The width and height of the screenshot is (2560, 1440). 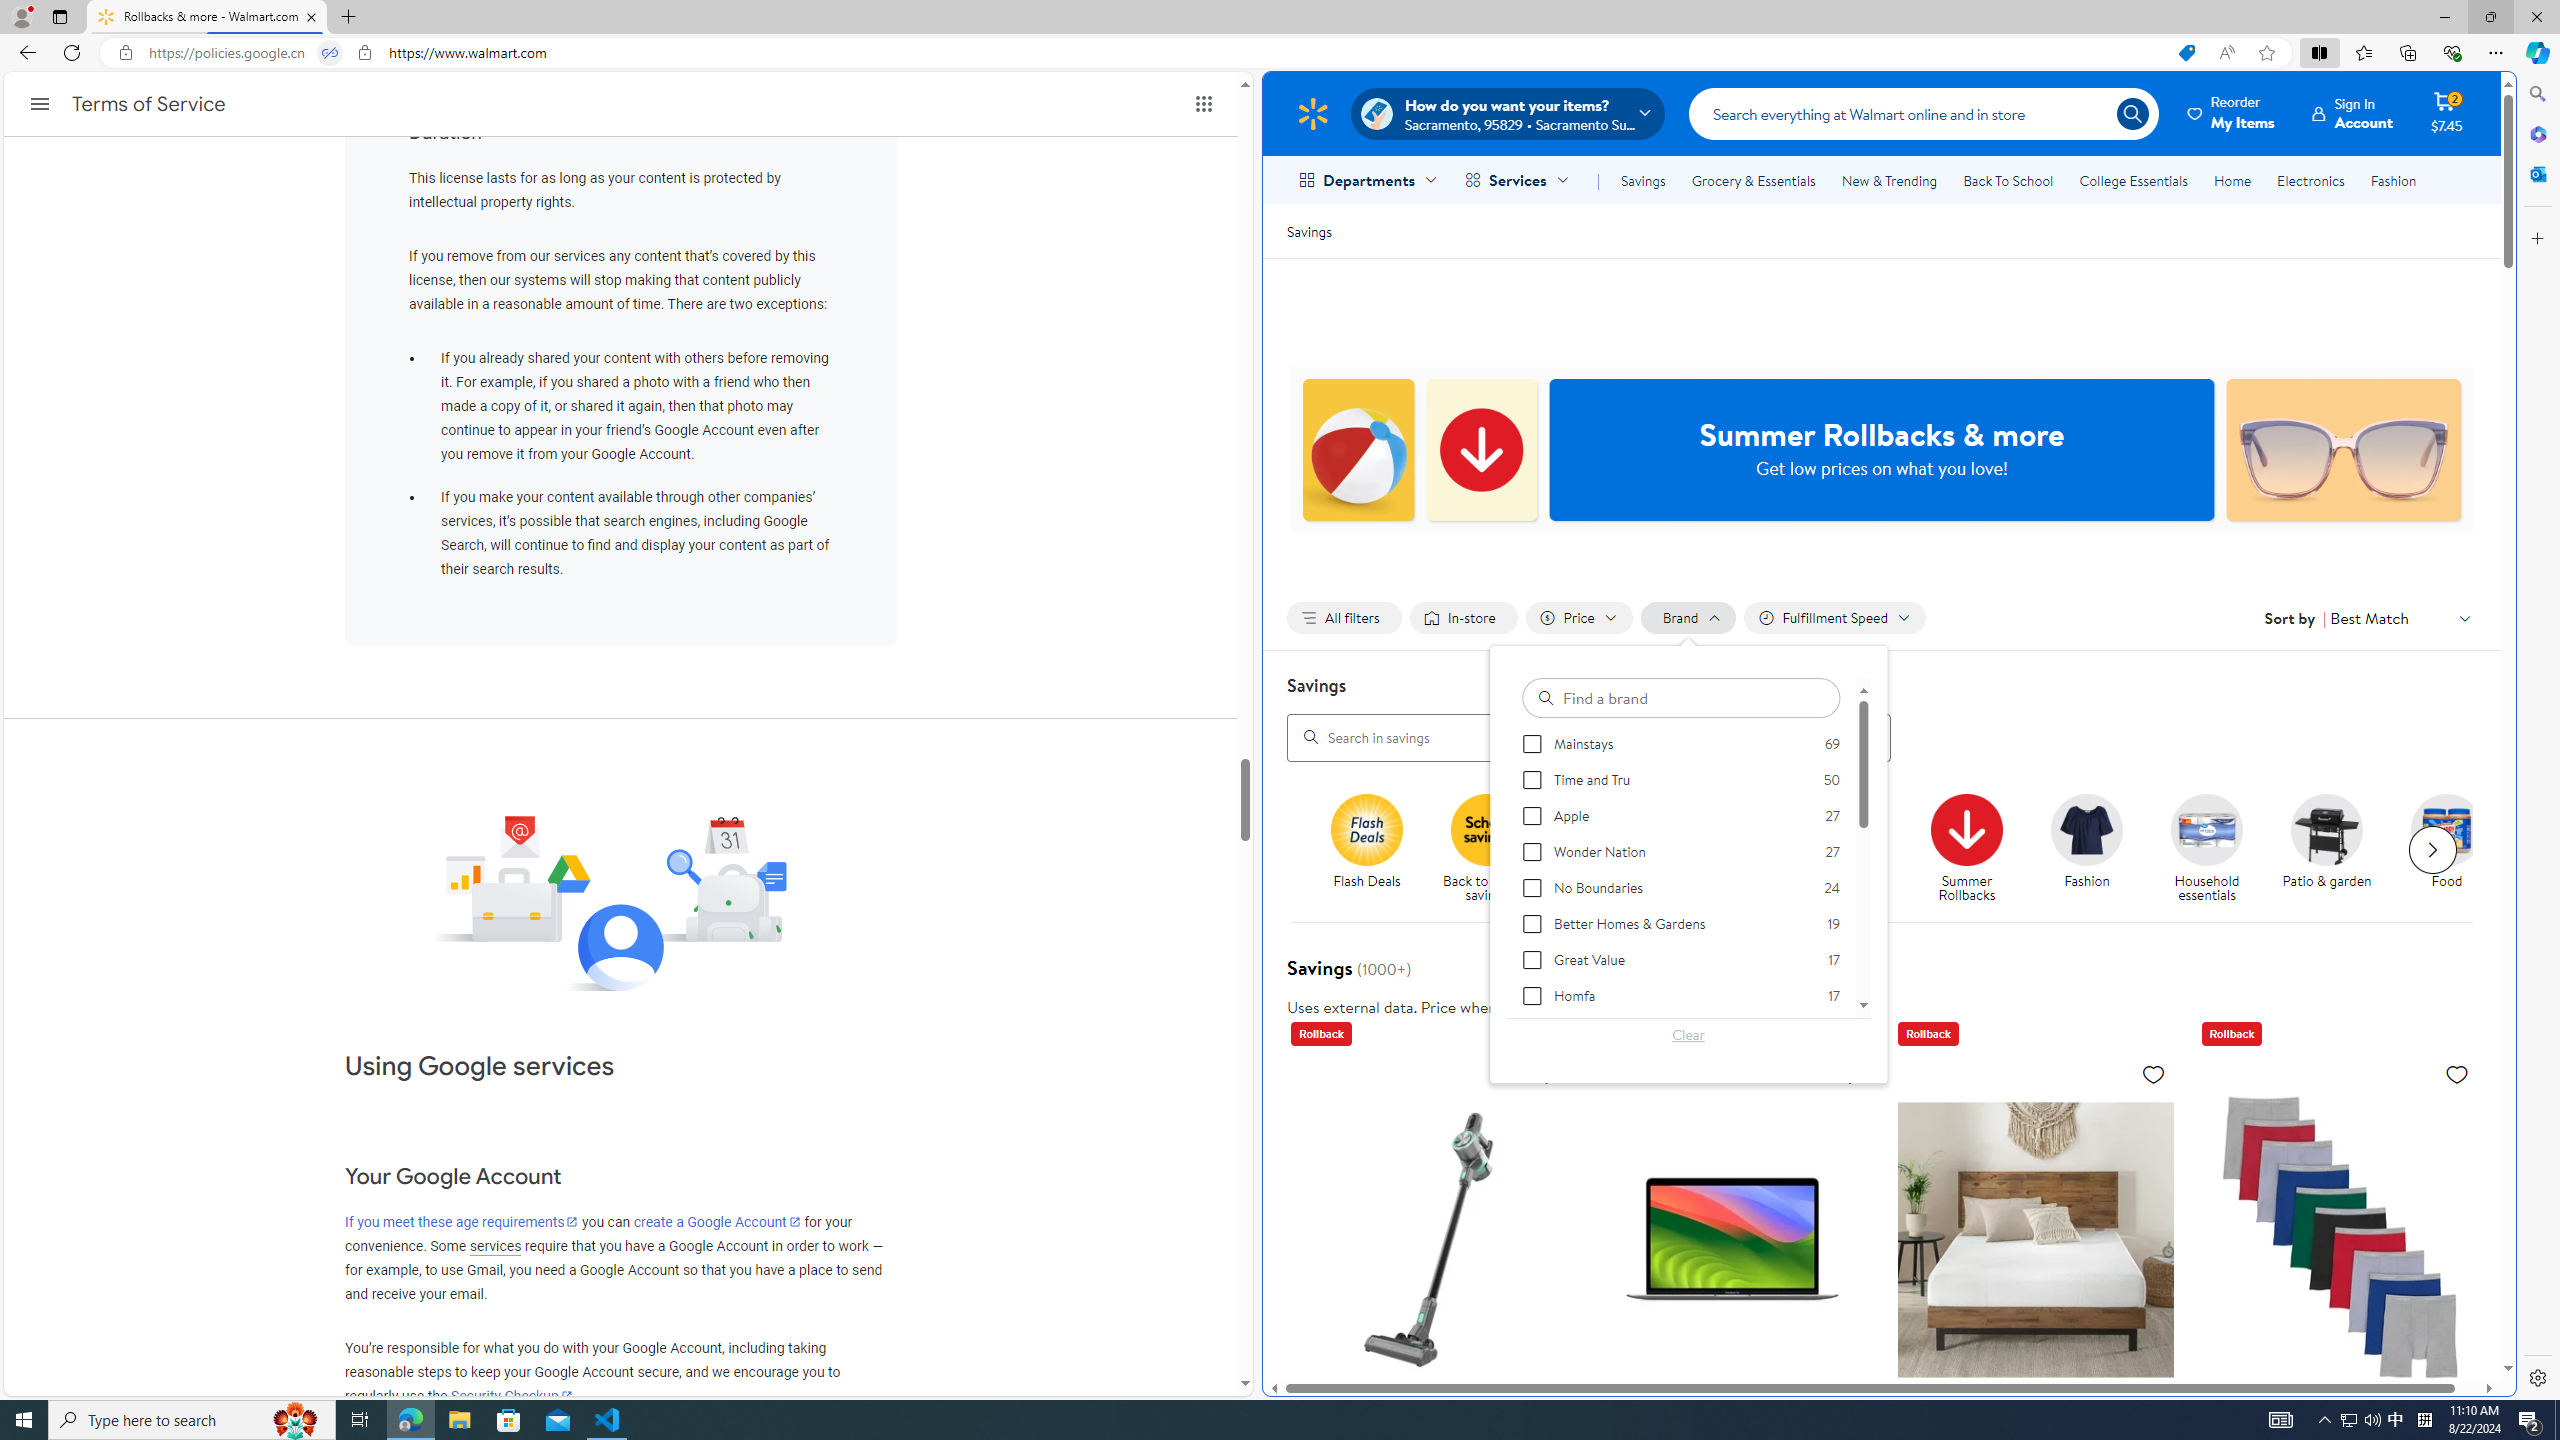 I want to click on 'Hanes Men', so click(x=2339, y=1238).